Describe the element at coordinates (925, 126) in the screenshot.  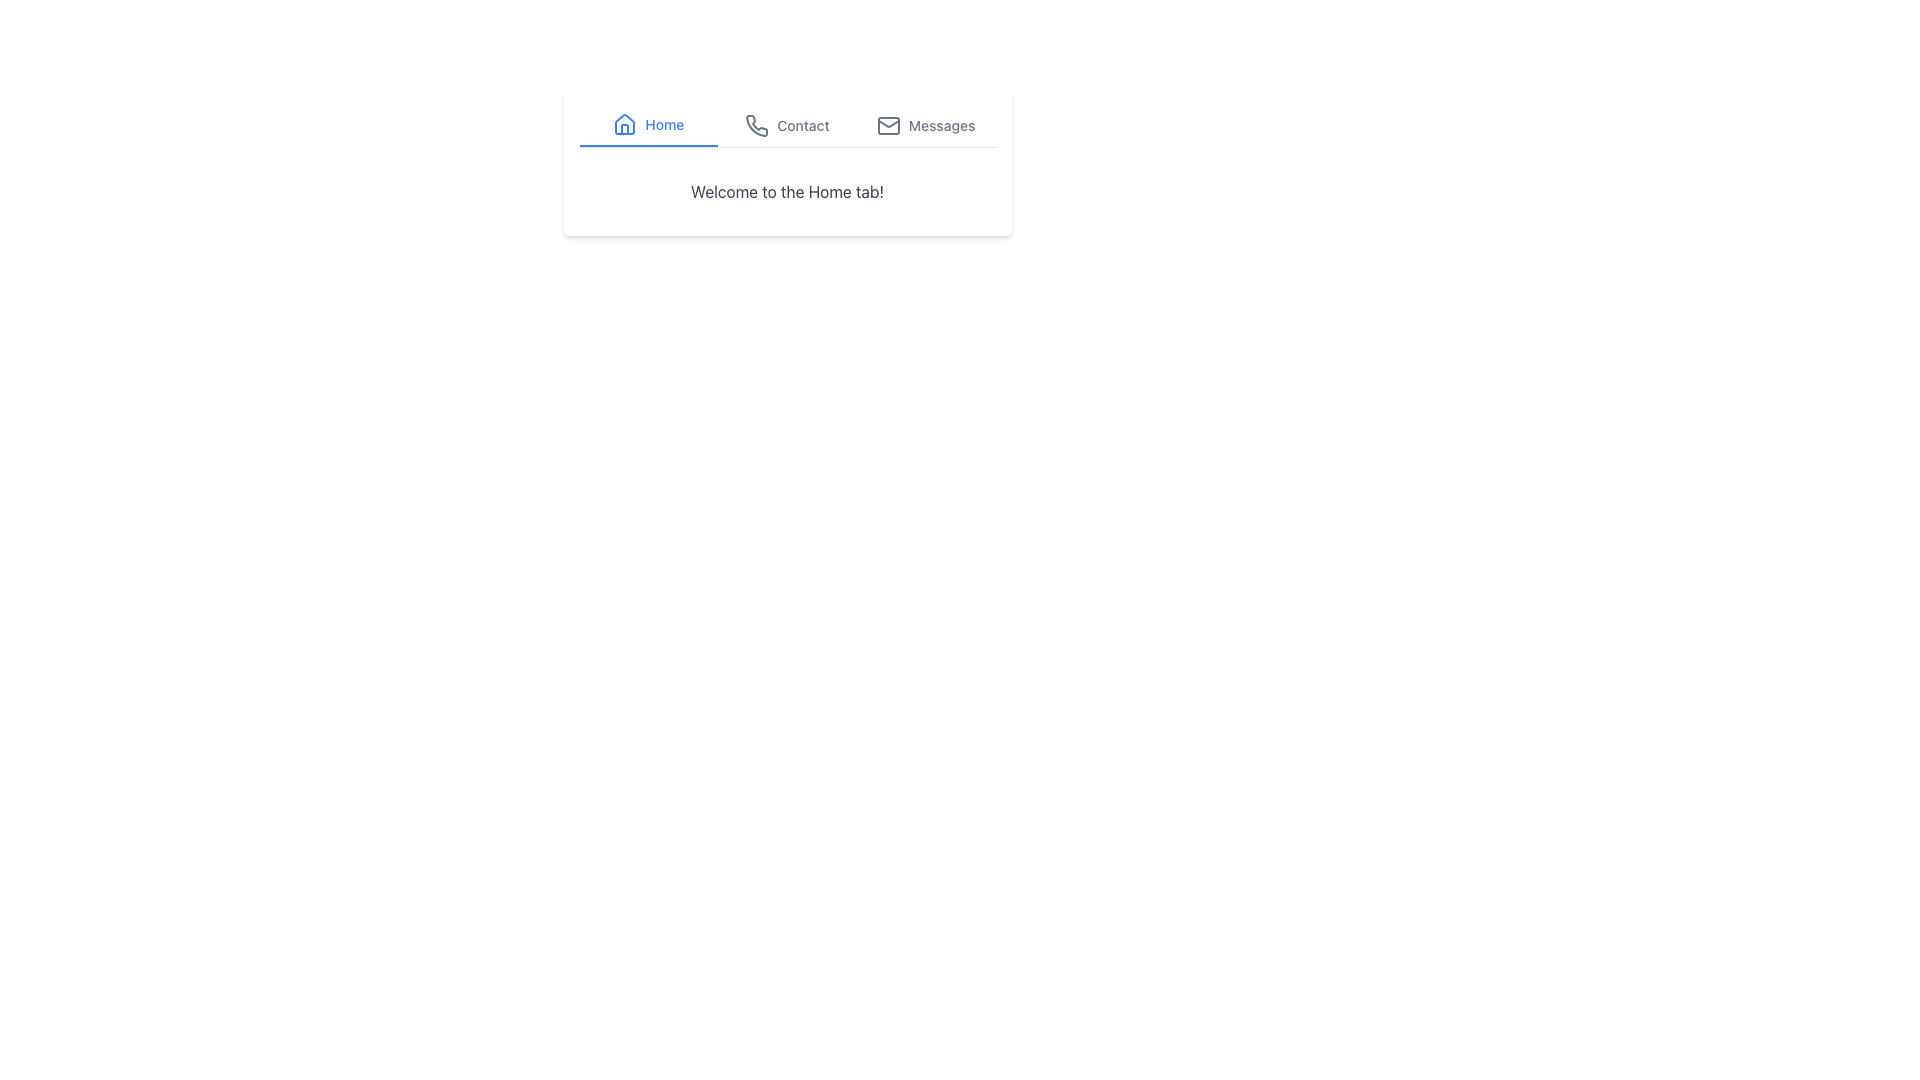
I see `the 'Messages' navigation item, which consists of a bold gray text label and an envelope icon, positioned as the third item in the horizontal navigation bar` at that location.